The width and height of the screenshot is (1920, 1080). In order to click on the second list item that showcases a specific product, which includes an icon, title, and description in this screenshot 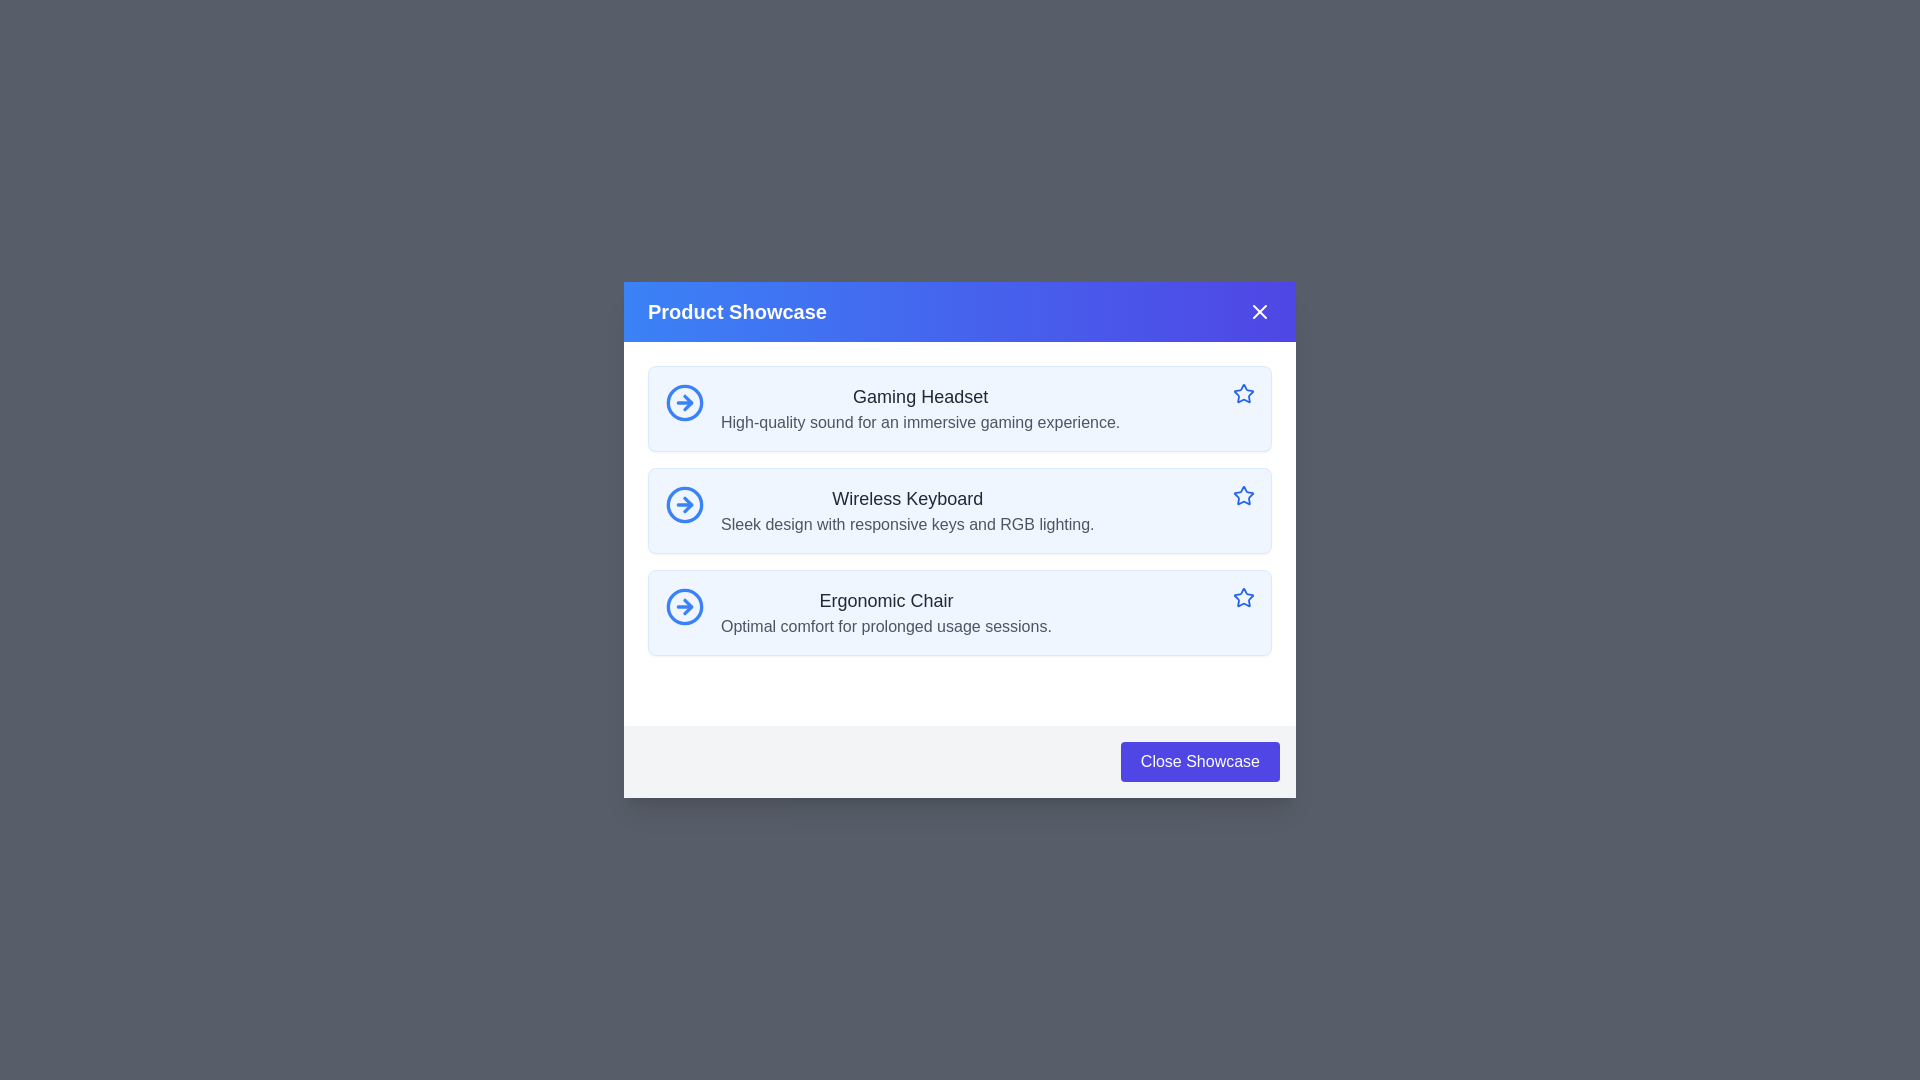, I will do `click(960, 509)`.